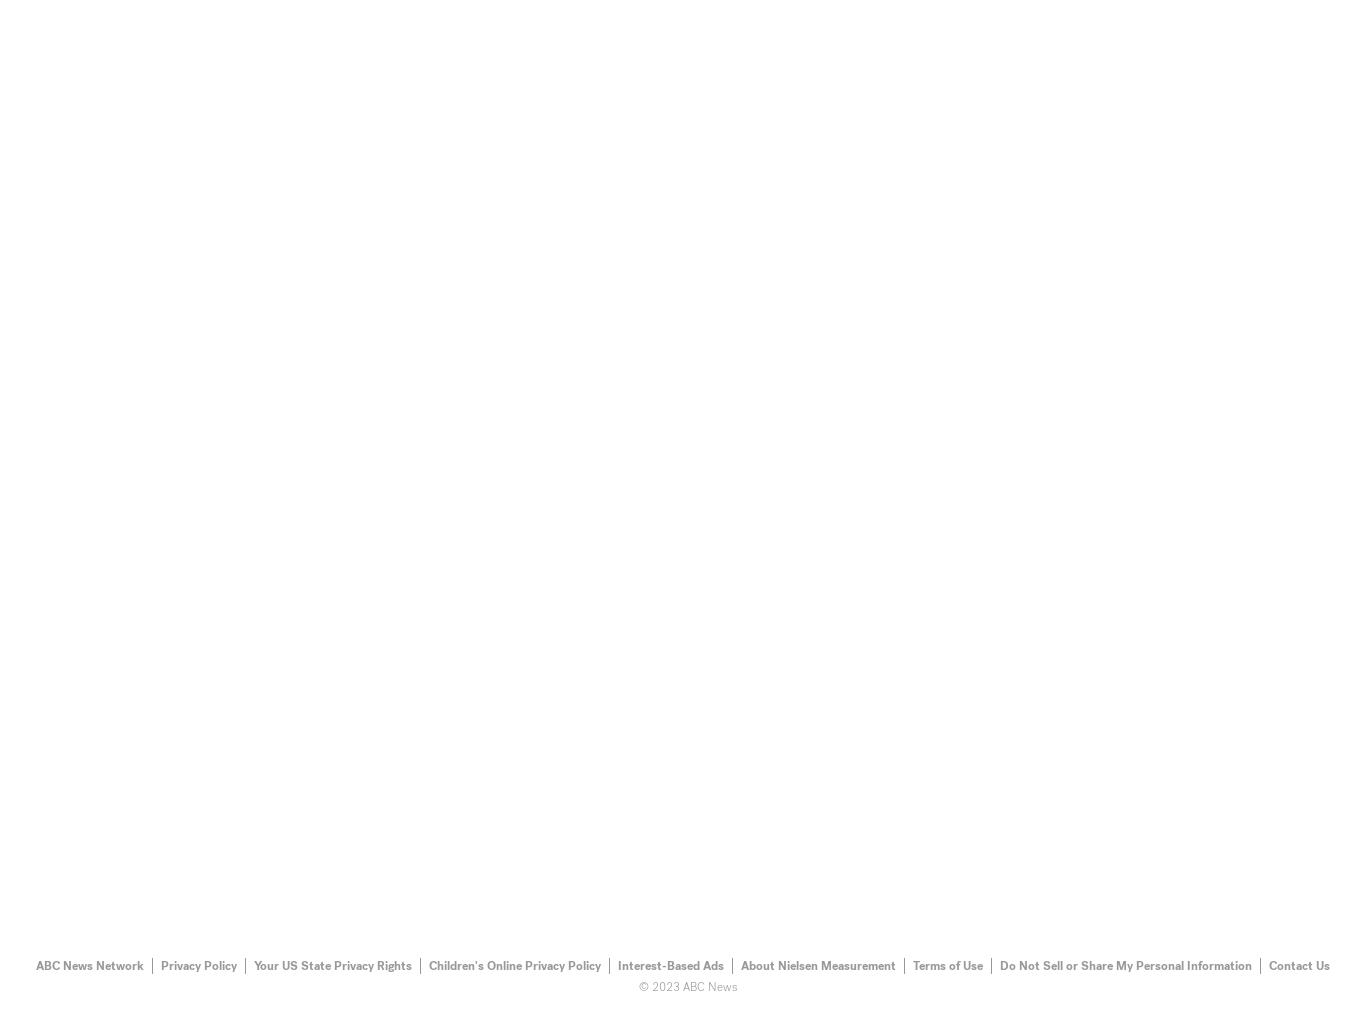  I want to click on 'Privacy Policy', so click(198, 964).